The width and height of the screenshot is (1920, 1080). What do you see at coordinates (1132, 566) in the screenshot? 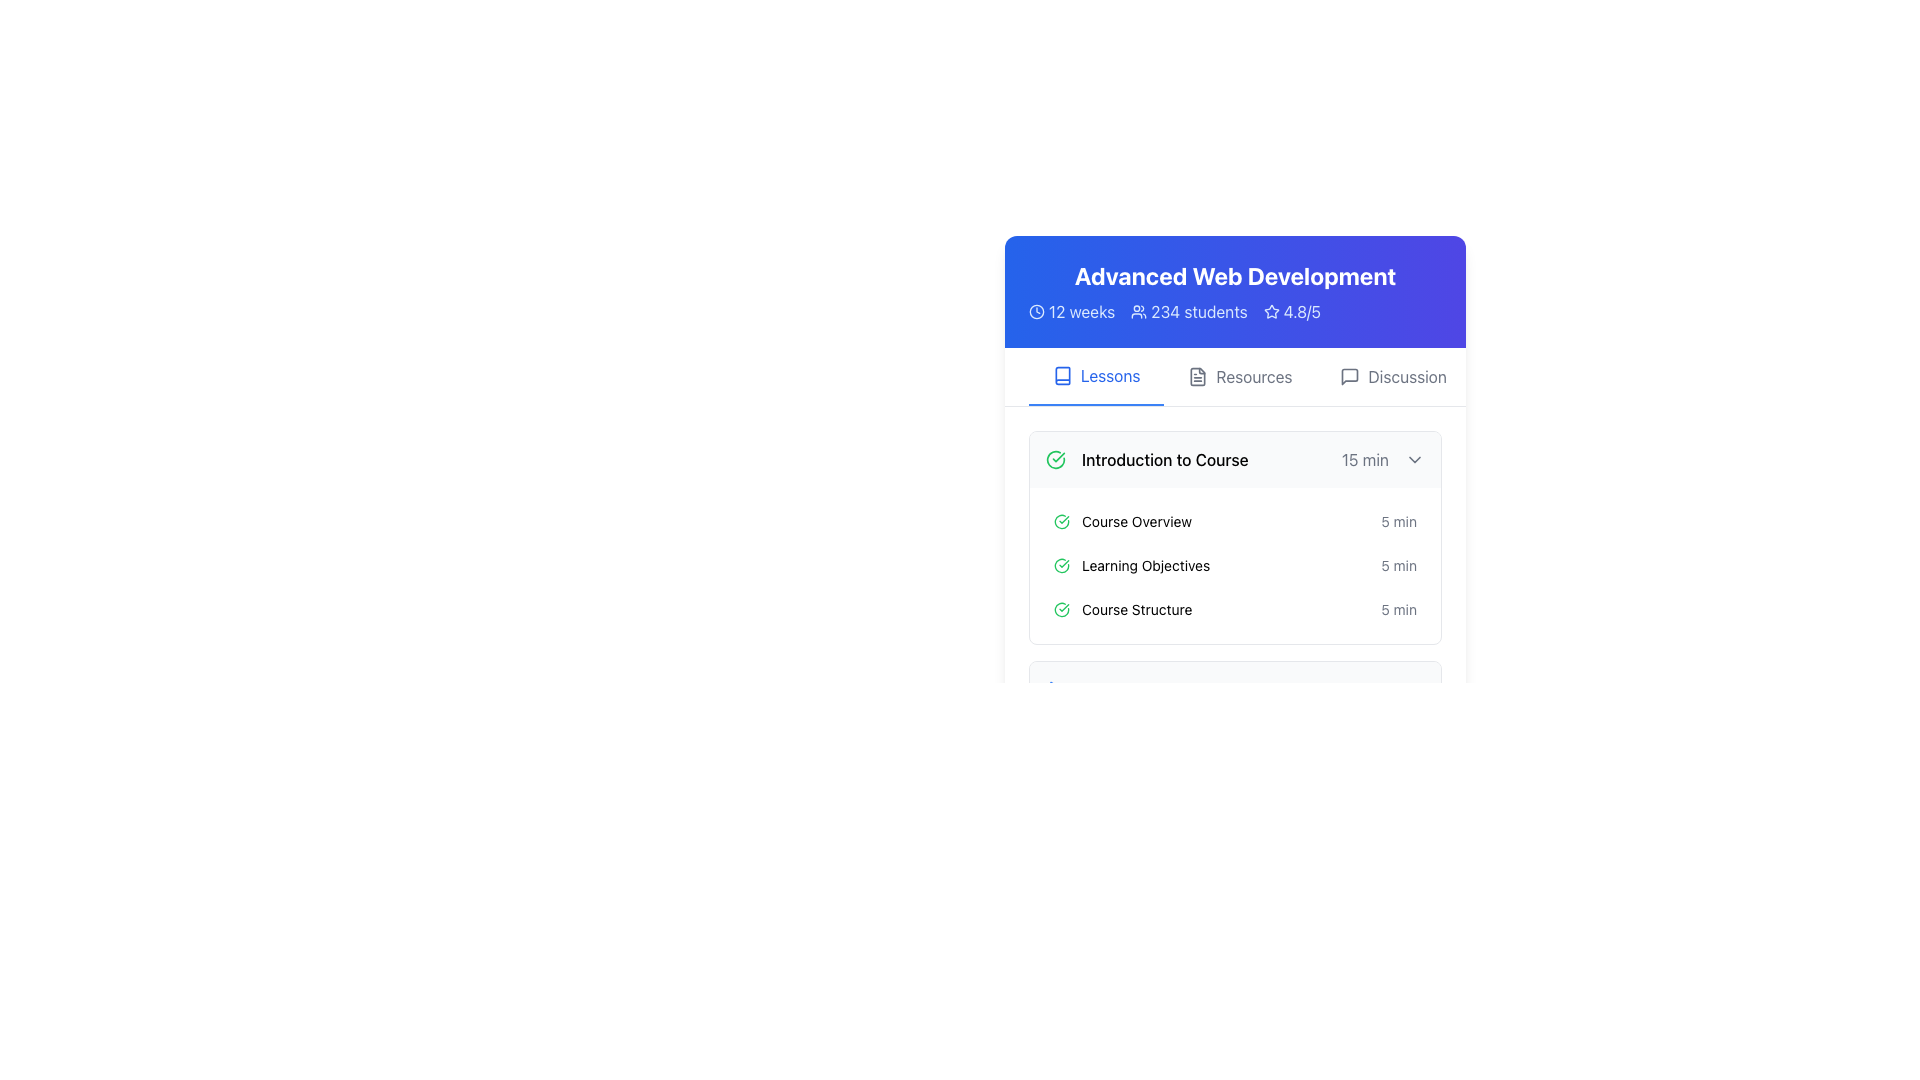
I see `the 'Learning Objectives' text label which is styled in a medium-sized font and is positioned next to a green circular checkmark in the second row of topics under 'Introduction to Course' in the 'Lessons' section` at bounding box center [1132, 566].